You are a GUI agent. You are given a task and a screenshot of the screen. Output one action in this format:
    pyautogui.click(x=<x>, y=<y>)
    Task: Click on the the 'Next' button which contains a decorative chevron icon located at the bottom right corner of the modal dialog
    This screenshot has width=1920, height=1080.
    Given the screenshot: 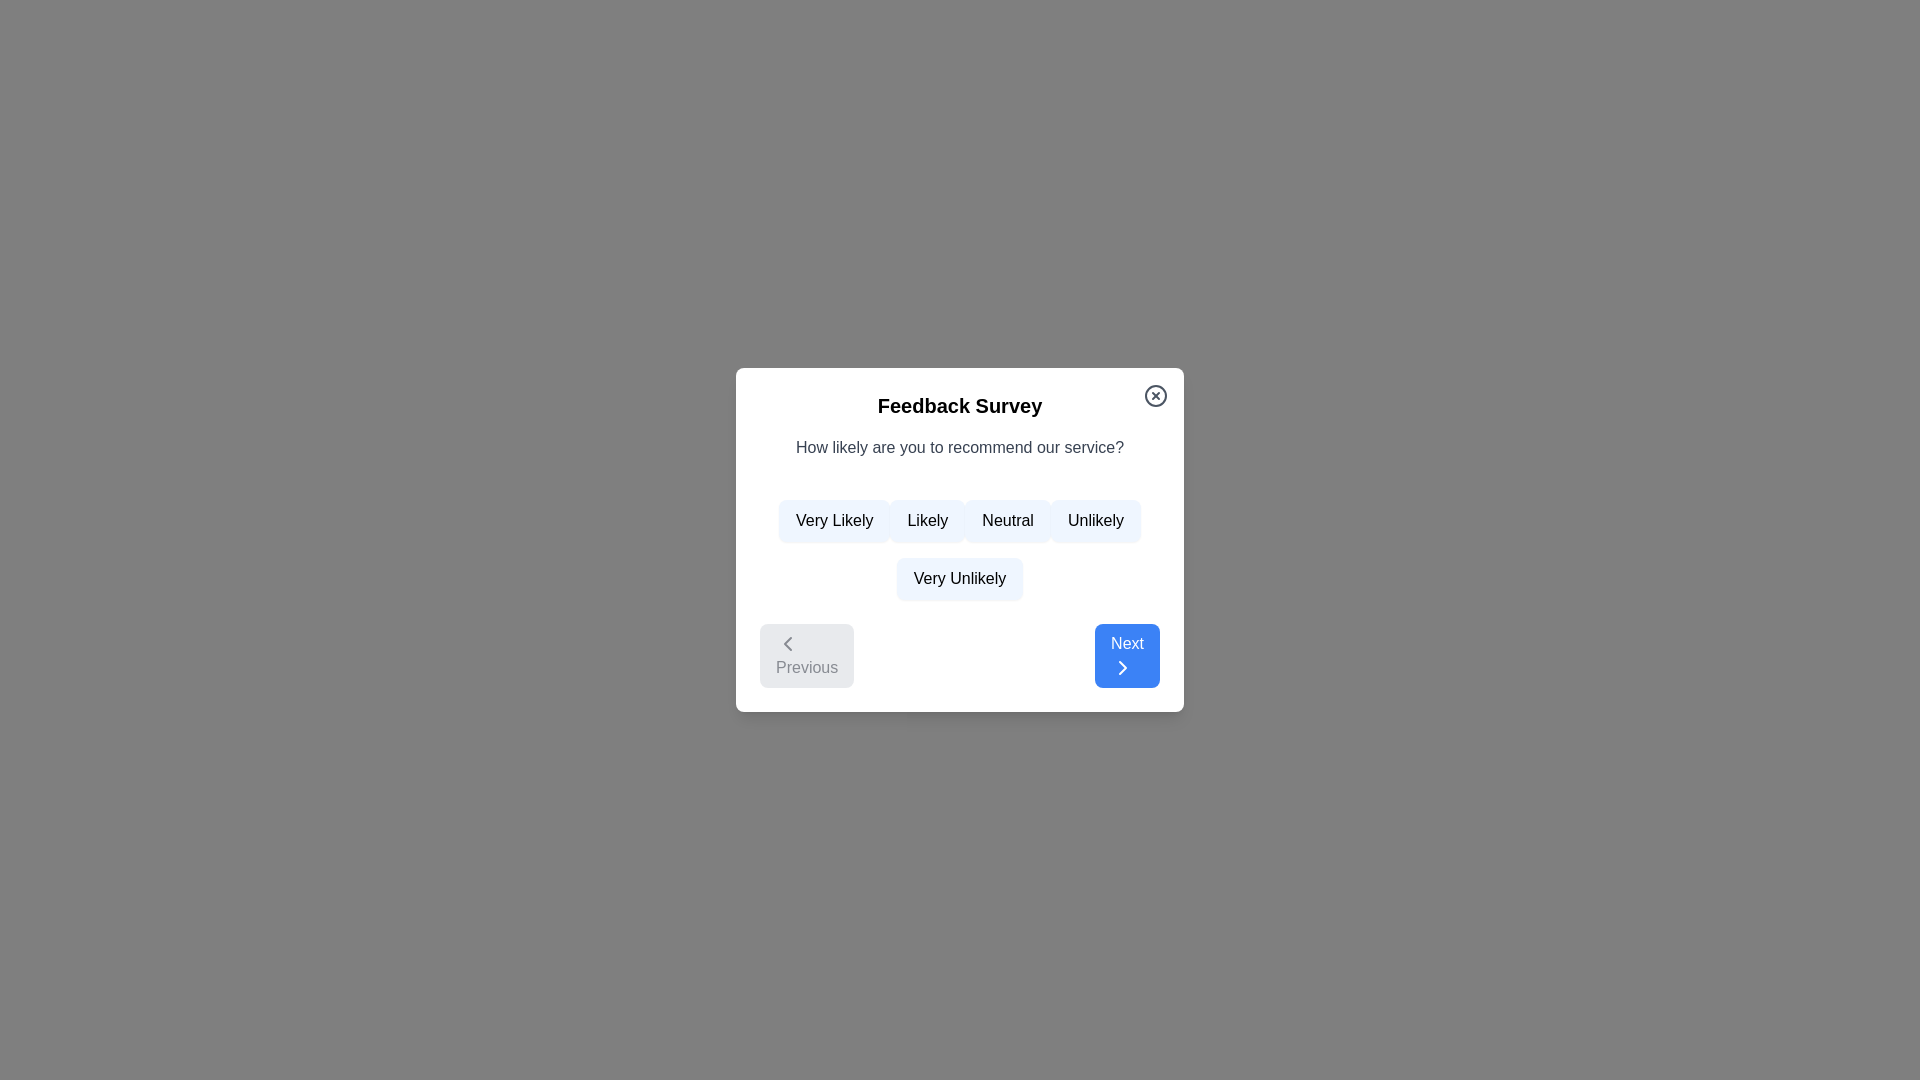 What is the action you would take?
    pyautogui.click(x=1123, y=667)
    